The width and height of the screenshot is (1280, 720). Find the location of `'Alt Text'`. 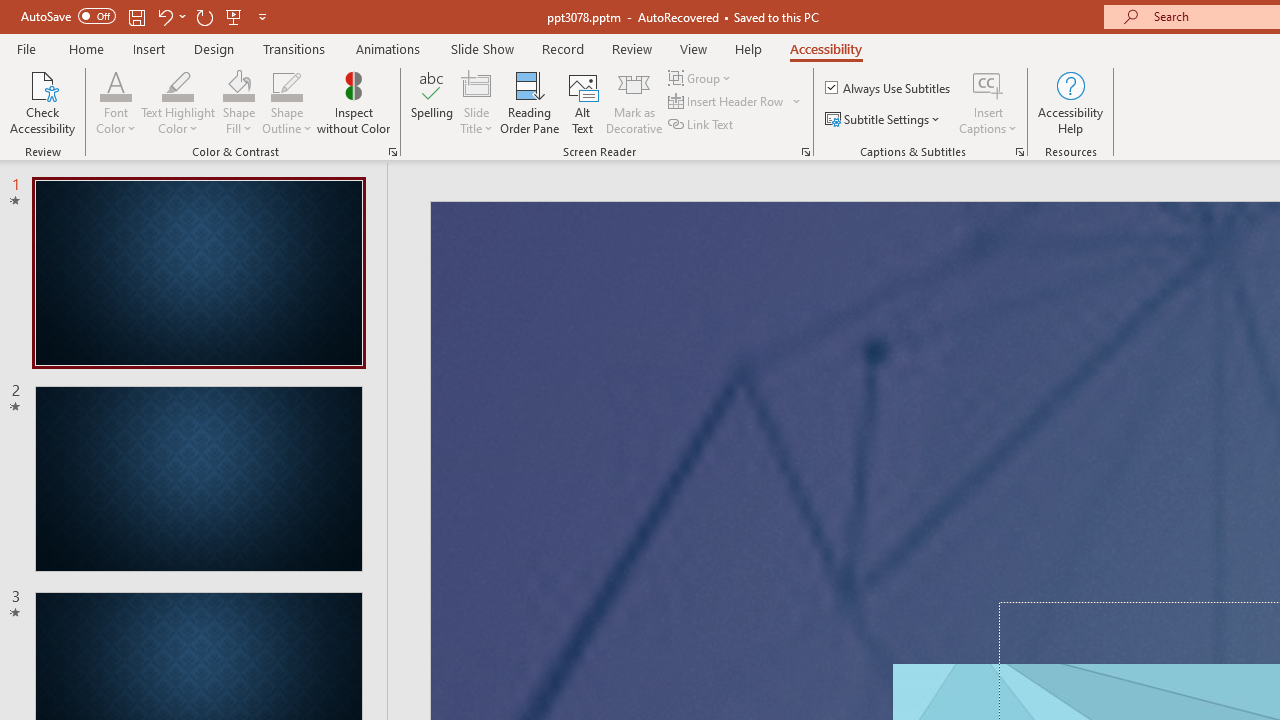

'Alt Text' is located at coordinates (582, 103).